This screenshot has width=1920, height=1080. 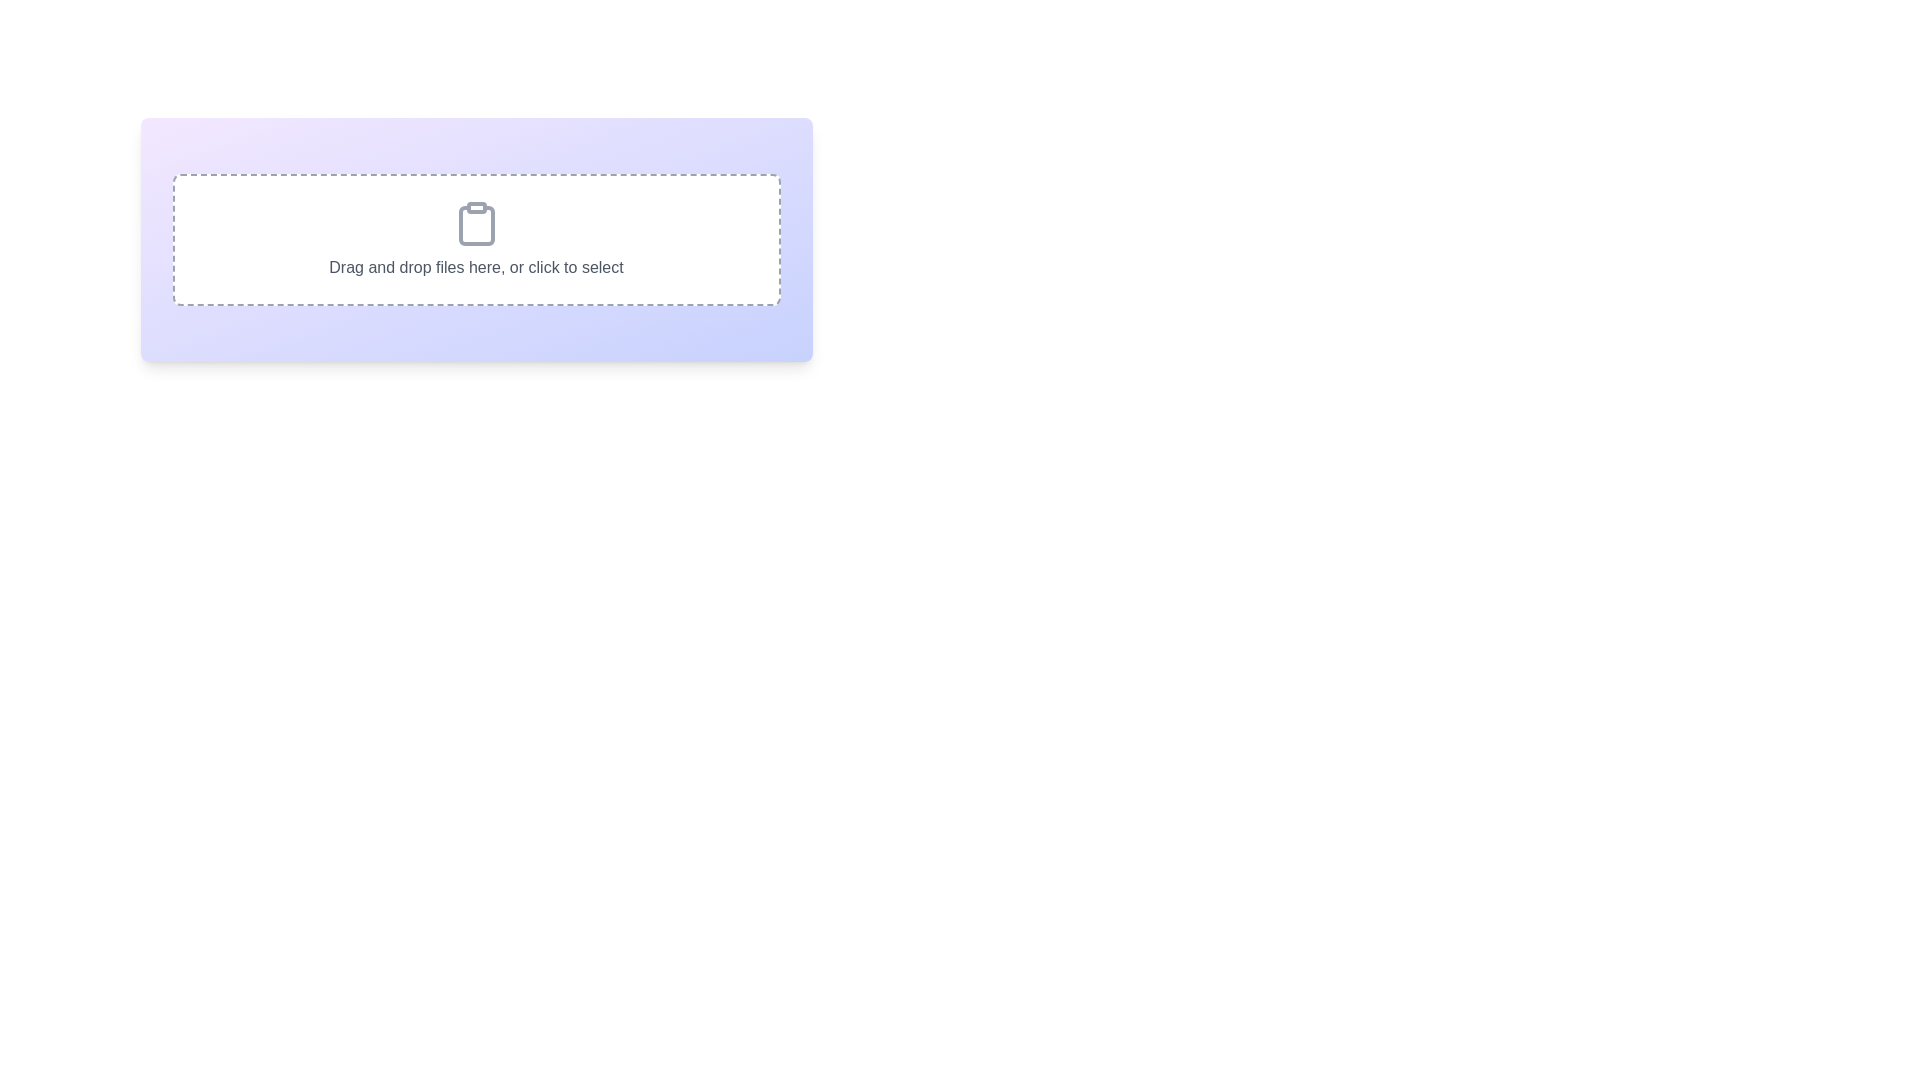 What do you see at coordinates (475, 208) in the screenshot?
I see `the decorative rectangular element located near the top center of the clipboard icon` at bounding box center [475, 208].